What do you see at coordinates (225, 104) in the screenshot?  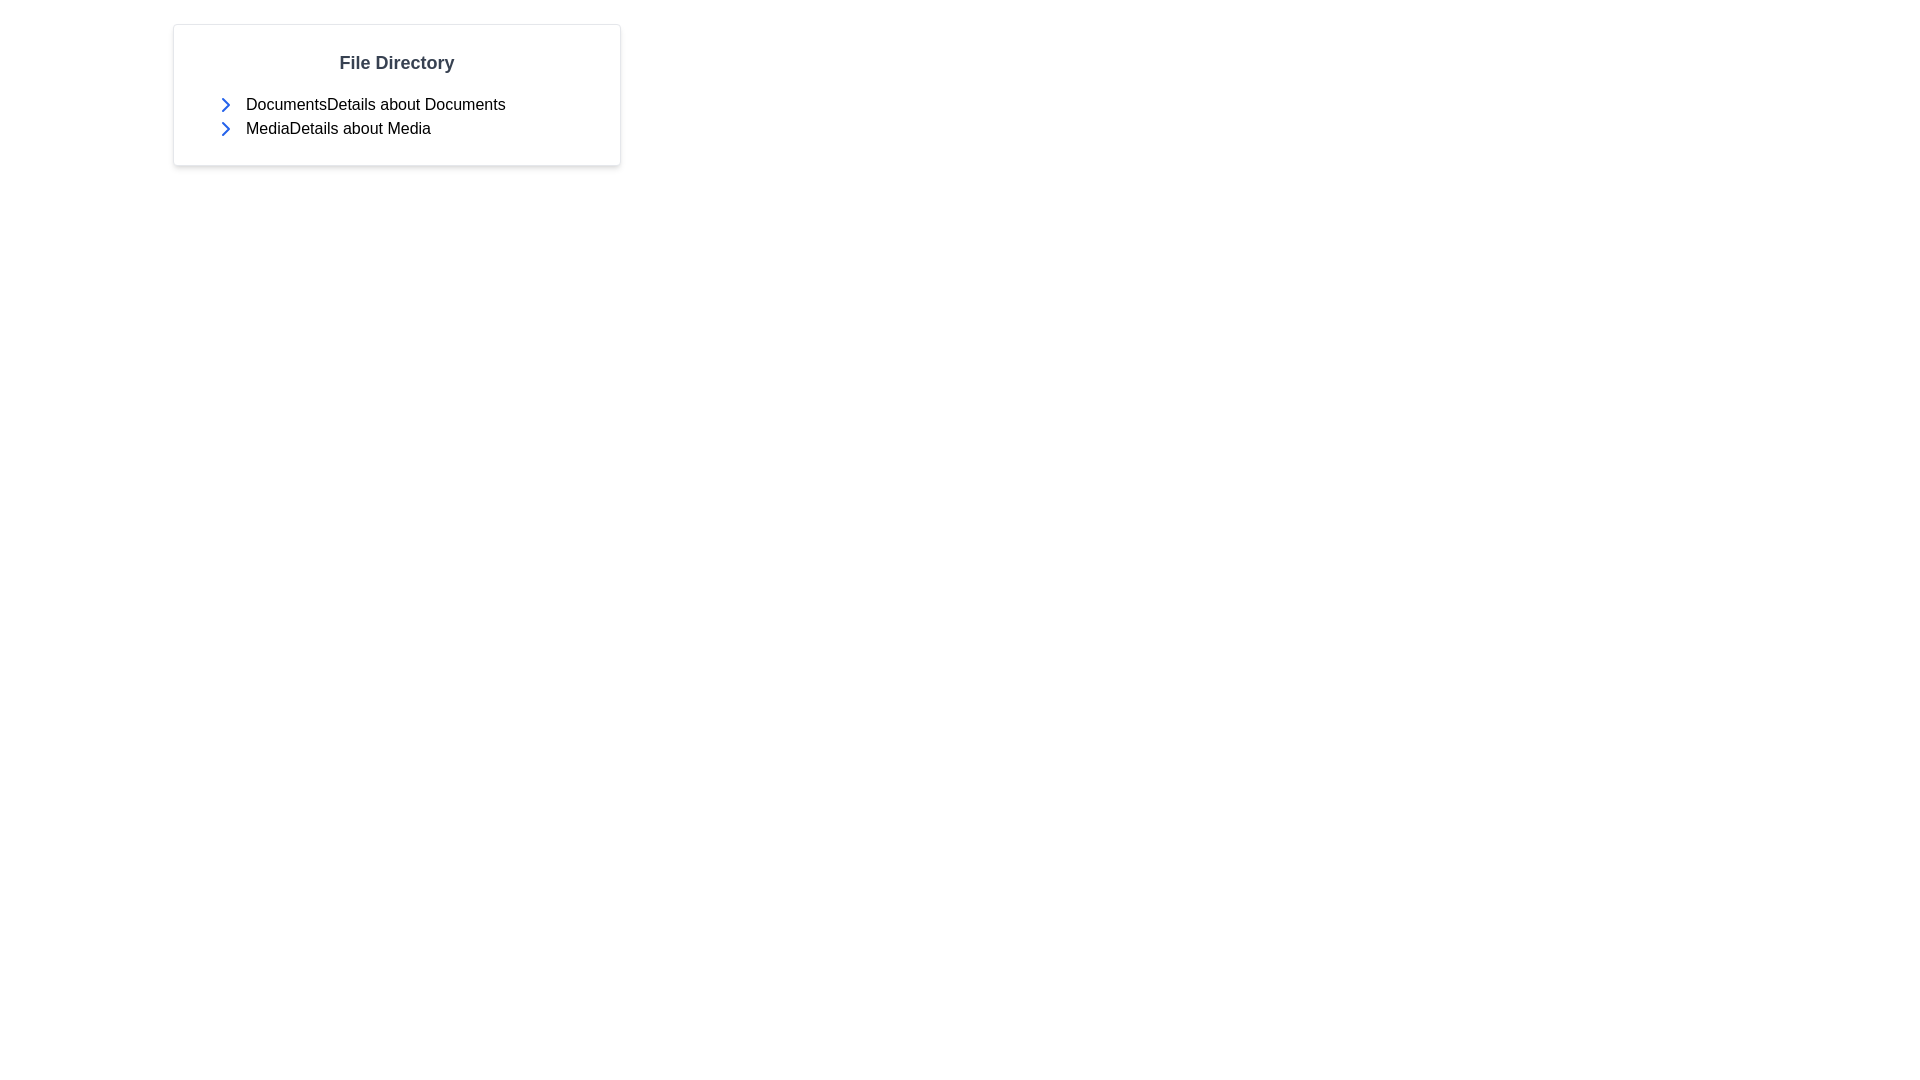 I see `the blue, right-facing chevron icon adjacent to the text 'DocumentsDetails about Documents' in the 'File Directory' section as a visual indicator` at bounding box center [225, 104].